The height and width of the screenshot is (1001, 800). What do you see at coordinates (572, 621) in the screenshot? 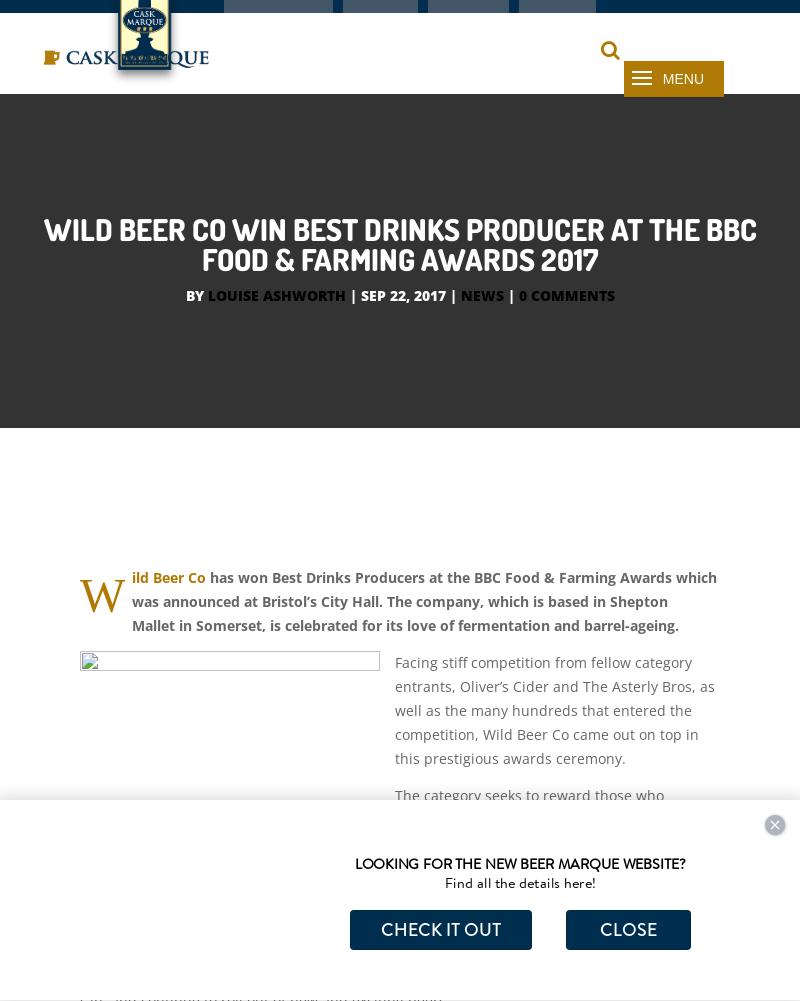
I see `'BBC Food & Farming Awards'` at bounding box center [572, 621].